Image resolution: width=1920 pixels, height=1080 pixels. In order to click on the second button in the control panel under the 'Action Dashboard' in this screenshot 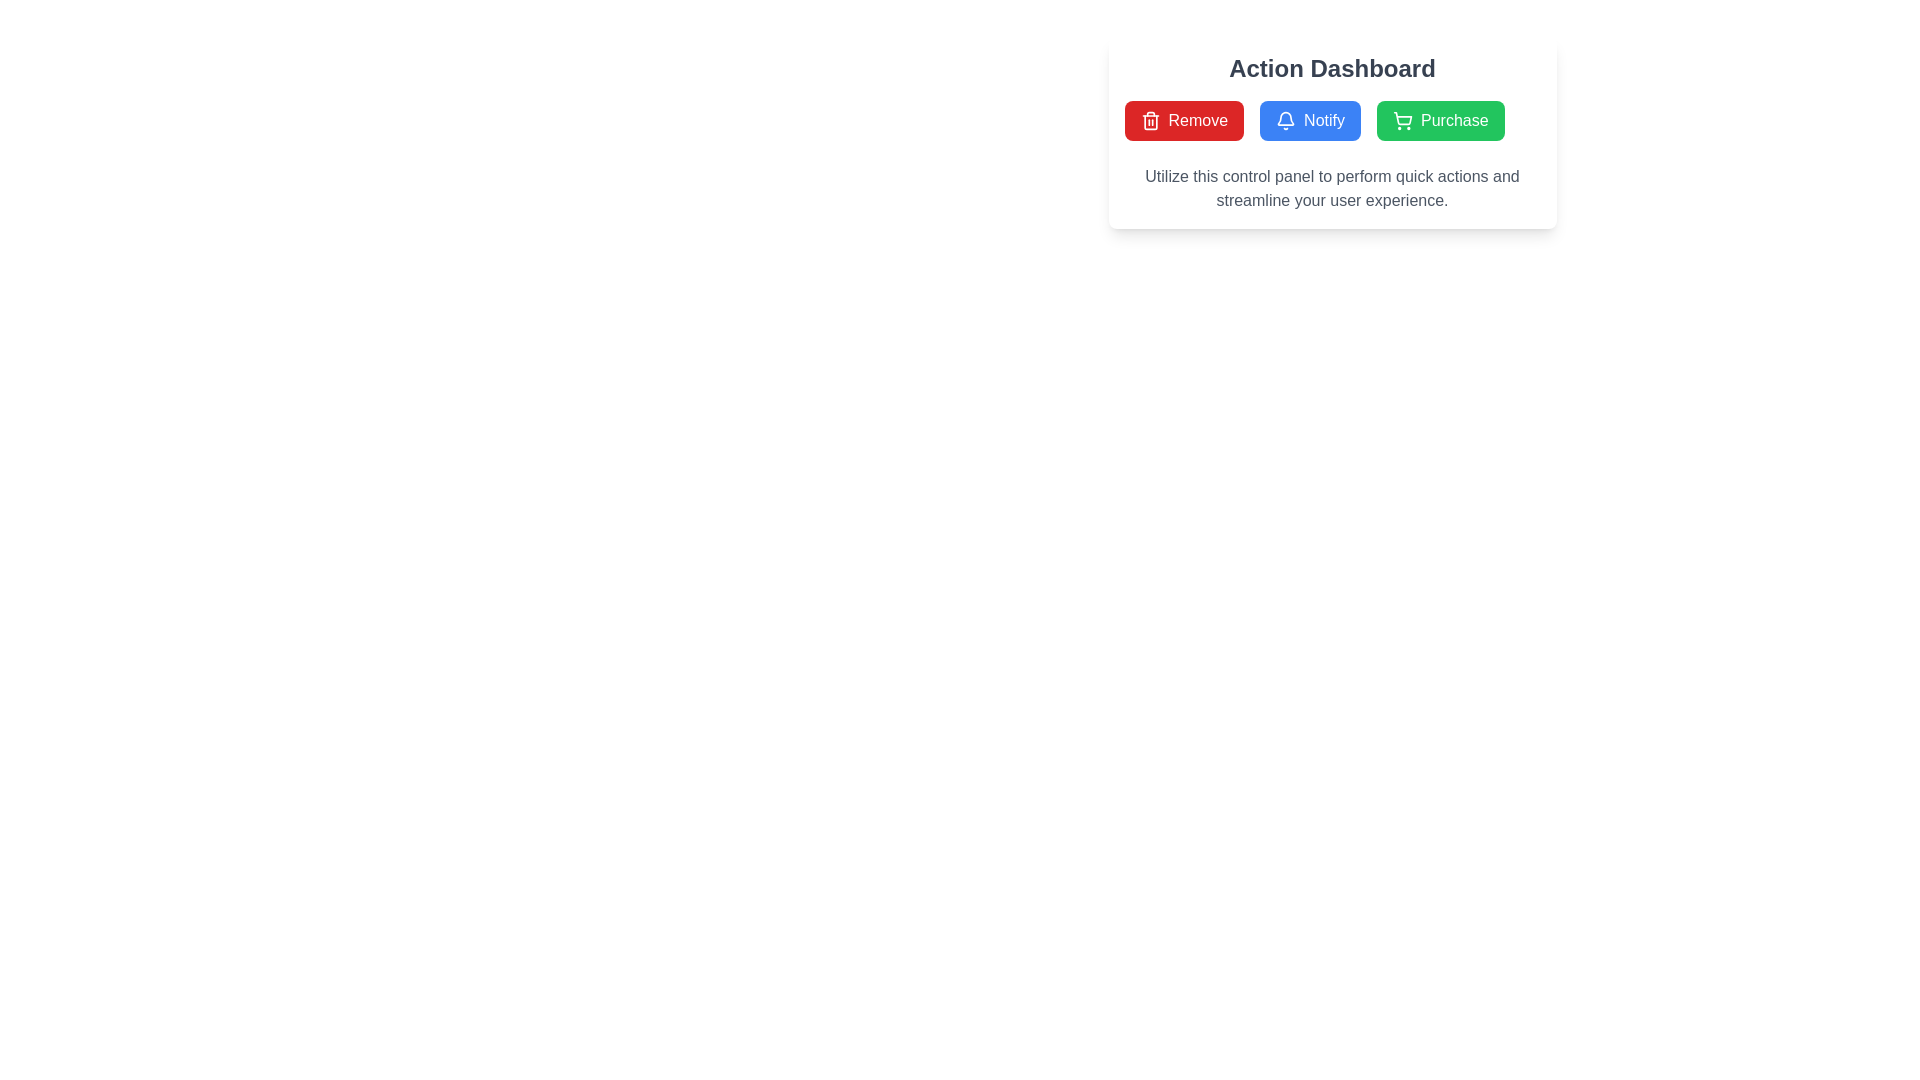, I will do `click(1332, 120)`.